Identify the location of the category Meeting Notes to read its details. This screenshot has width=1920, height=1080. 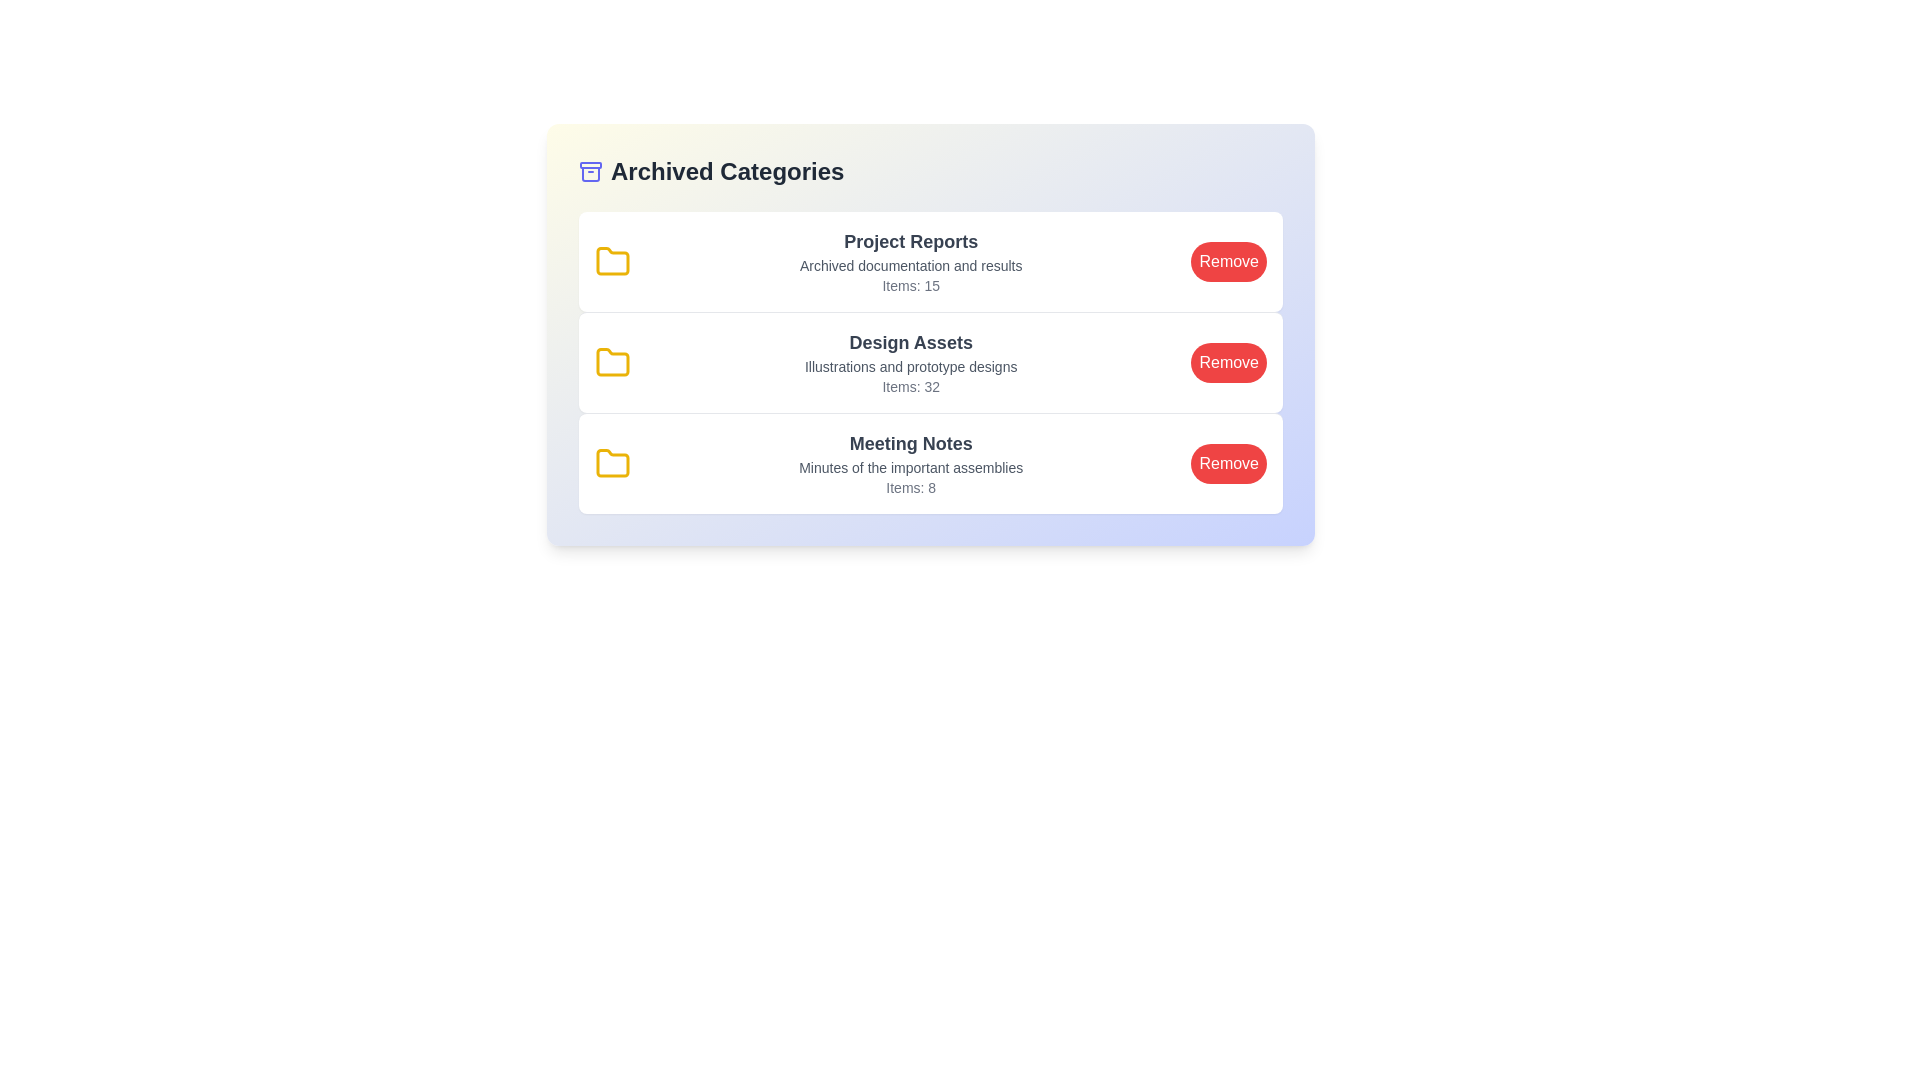
(930, 463).